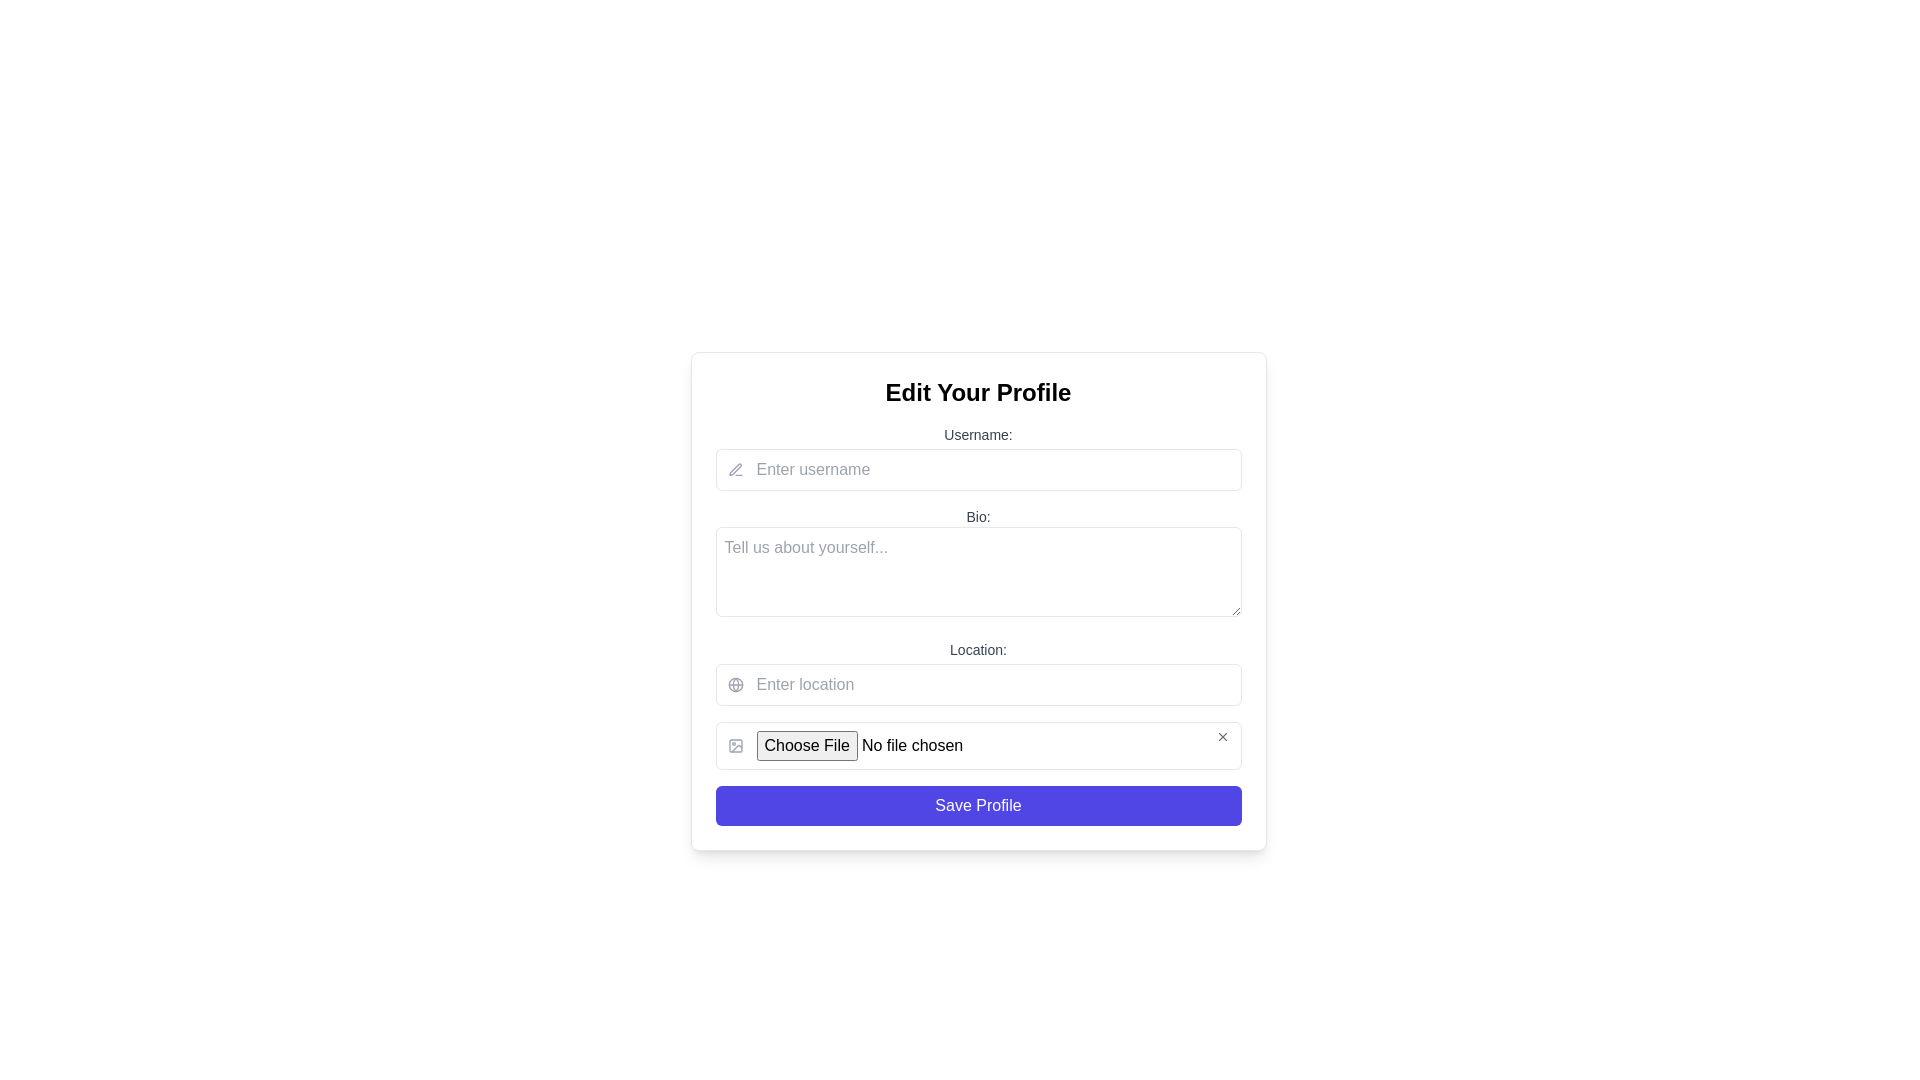 The width and height of the screenshot is (1920, 1080). What do you see at coordinates (734, 470) in the screenshot?
I see `the small gray pen icon located at the top-left corner of the 'Enter username' input field in the 'Edit Your Profile' form interface` at bounding box center [734, 470].